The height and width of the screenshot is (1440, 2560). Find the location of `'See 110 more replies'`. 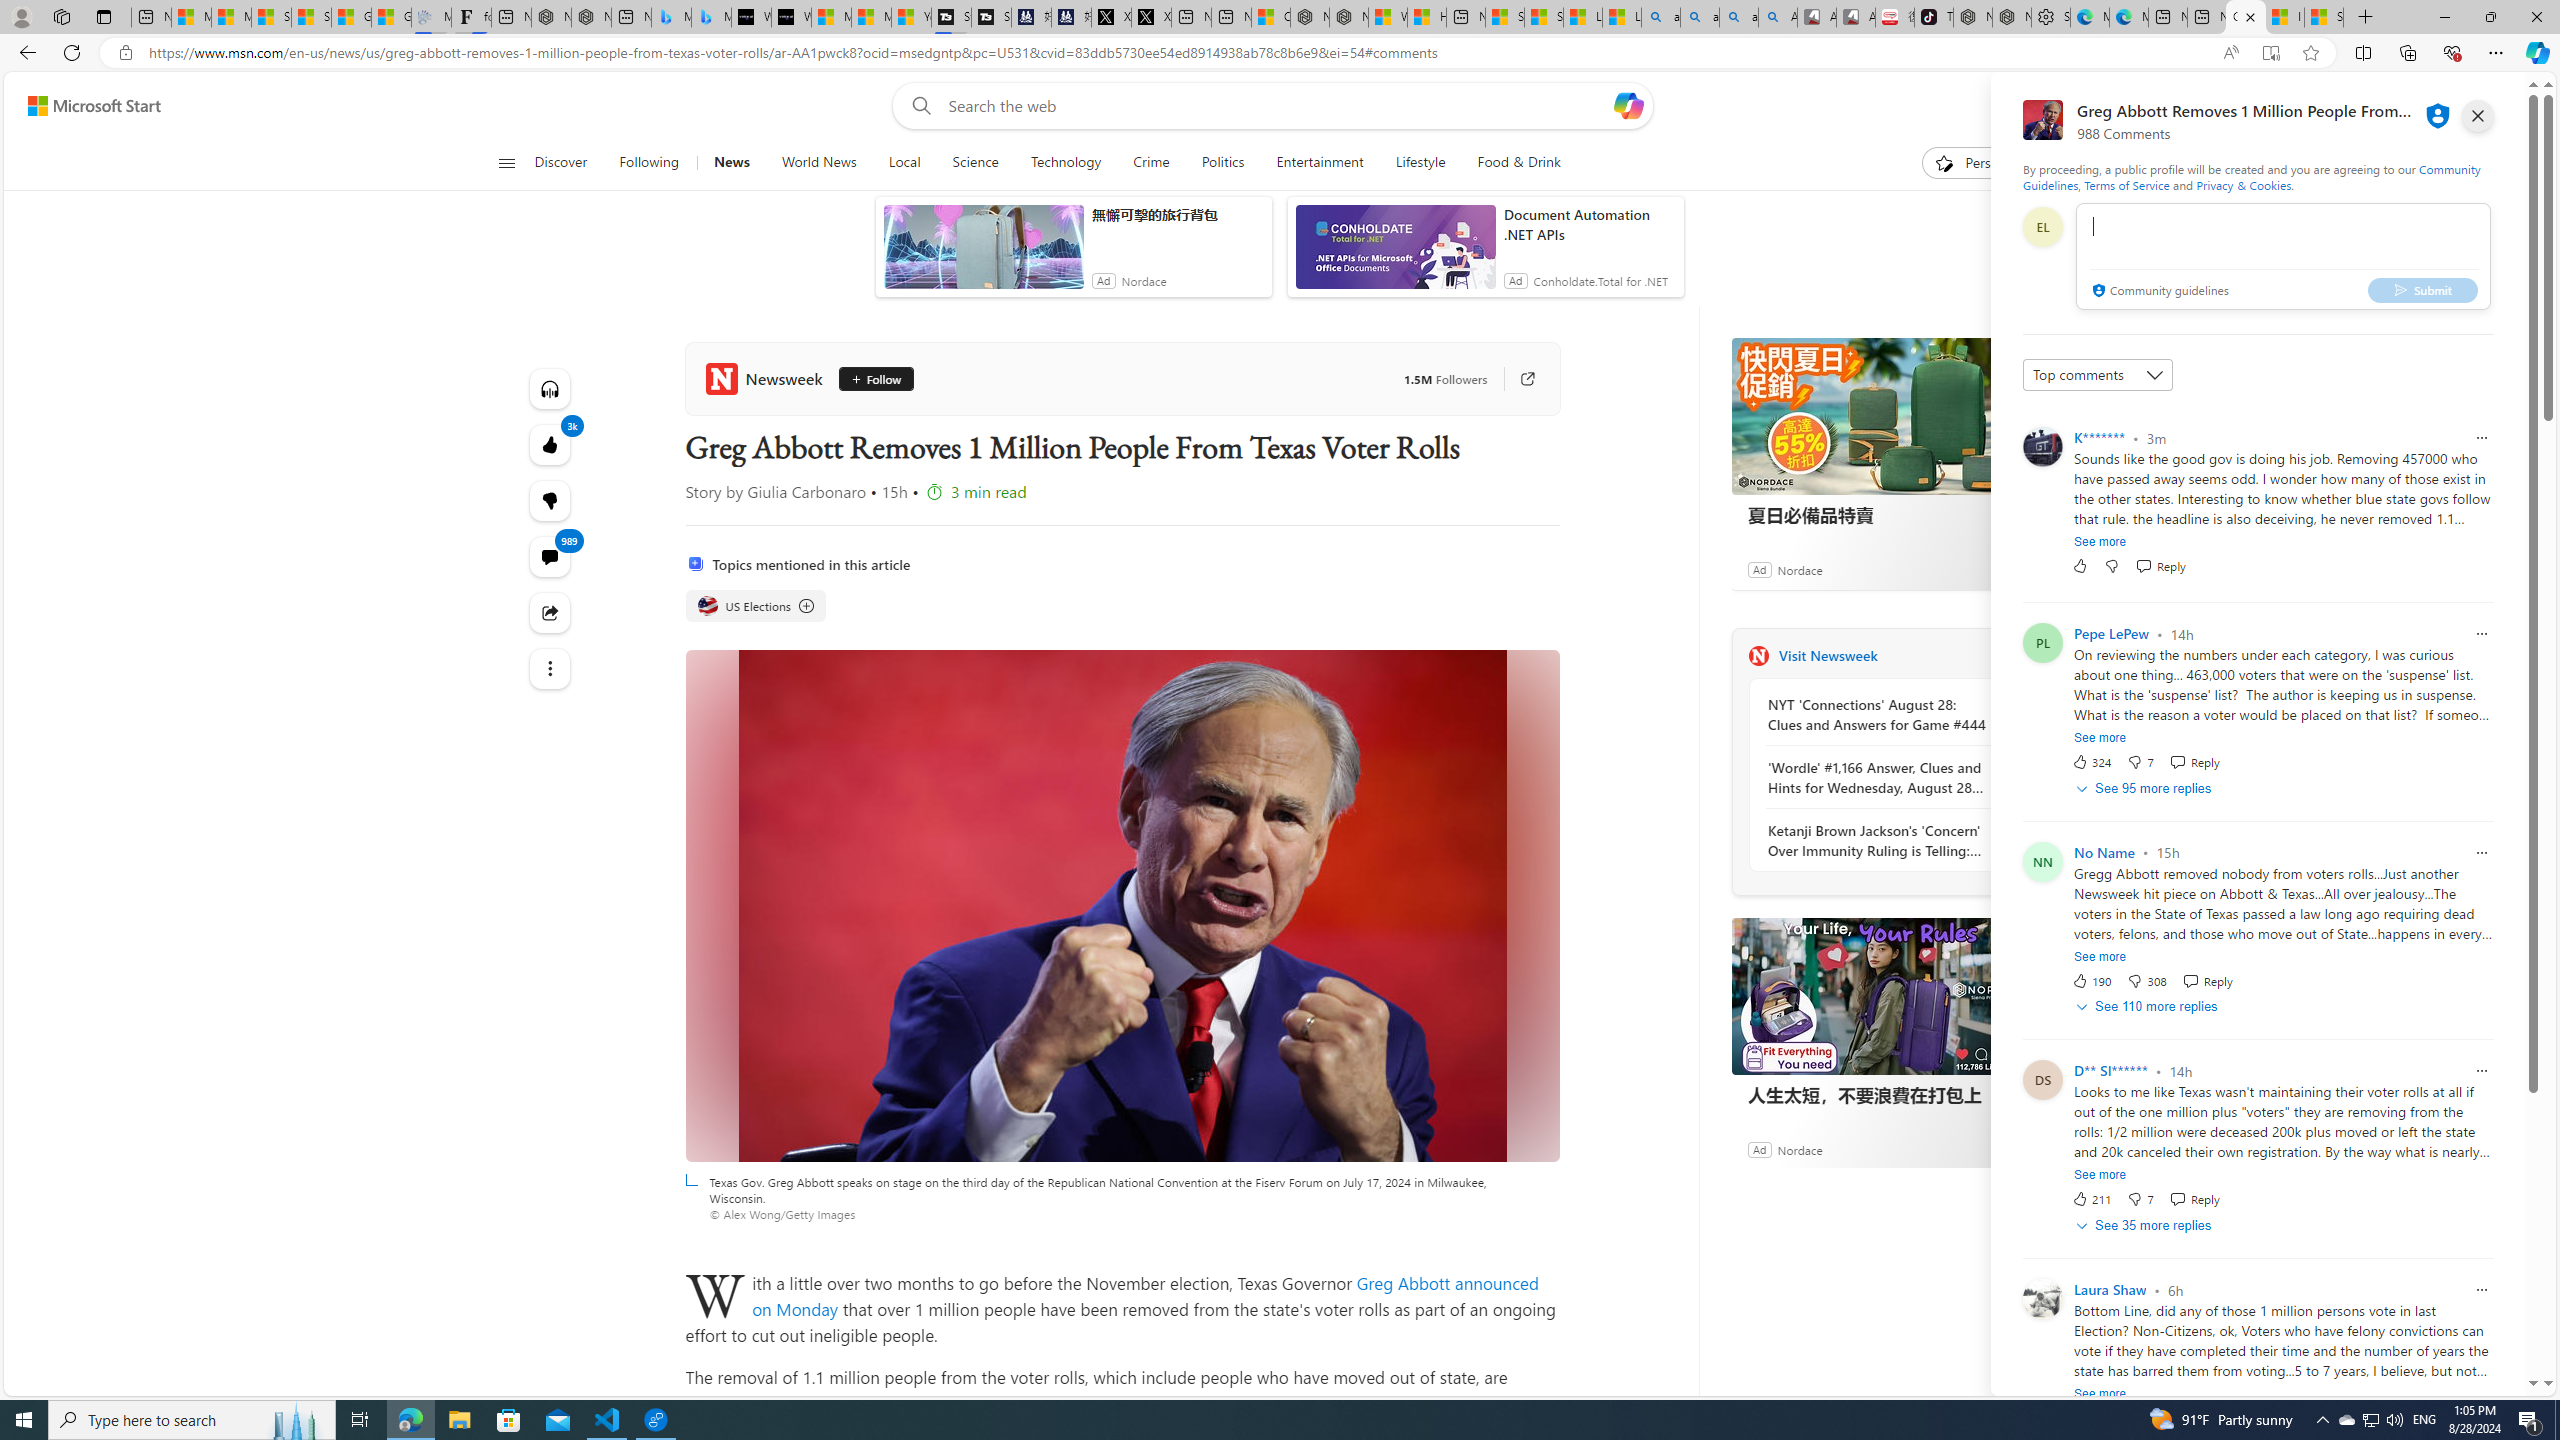

'See 110 more replies' is located at coordinates (2148, 1007).